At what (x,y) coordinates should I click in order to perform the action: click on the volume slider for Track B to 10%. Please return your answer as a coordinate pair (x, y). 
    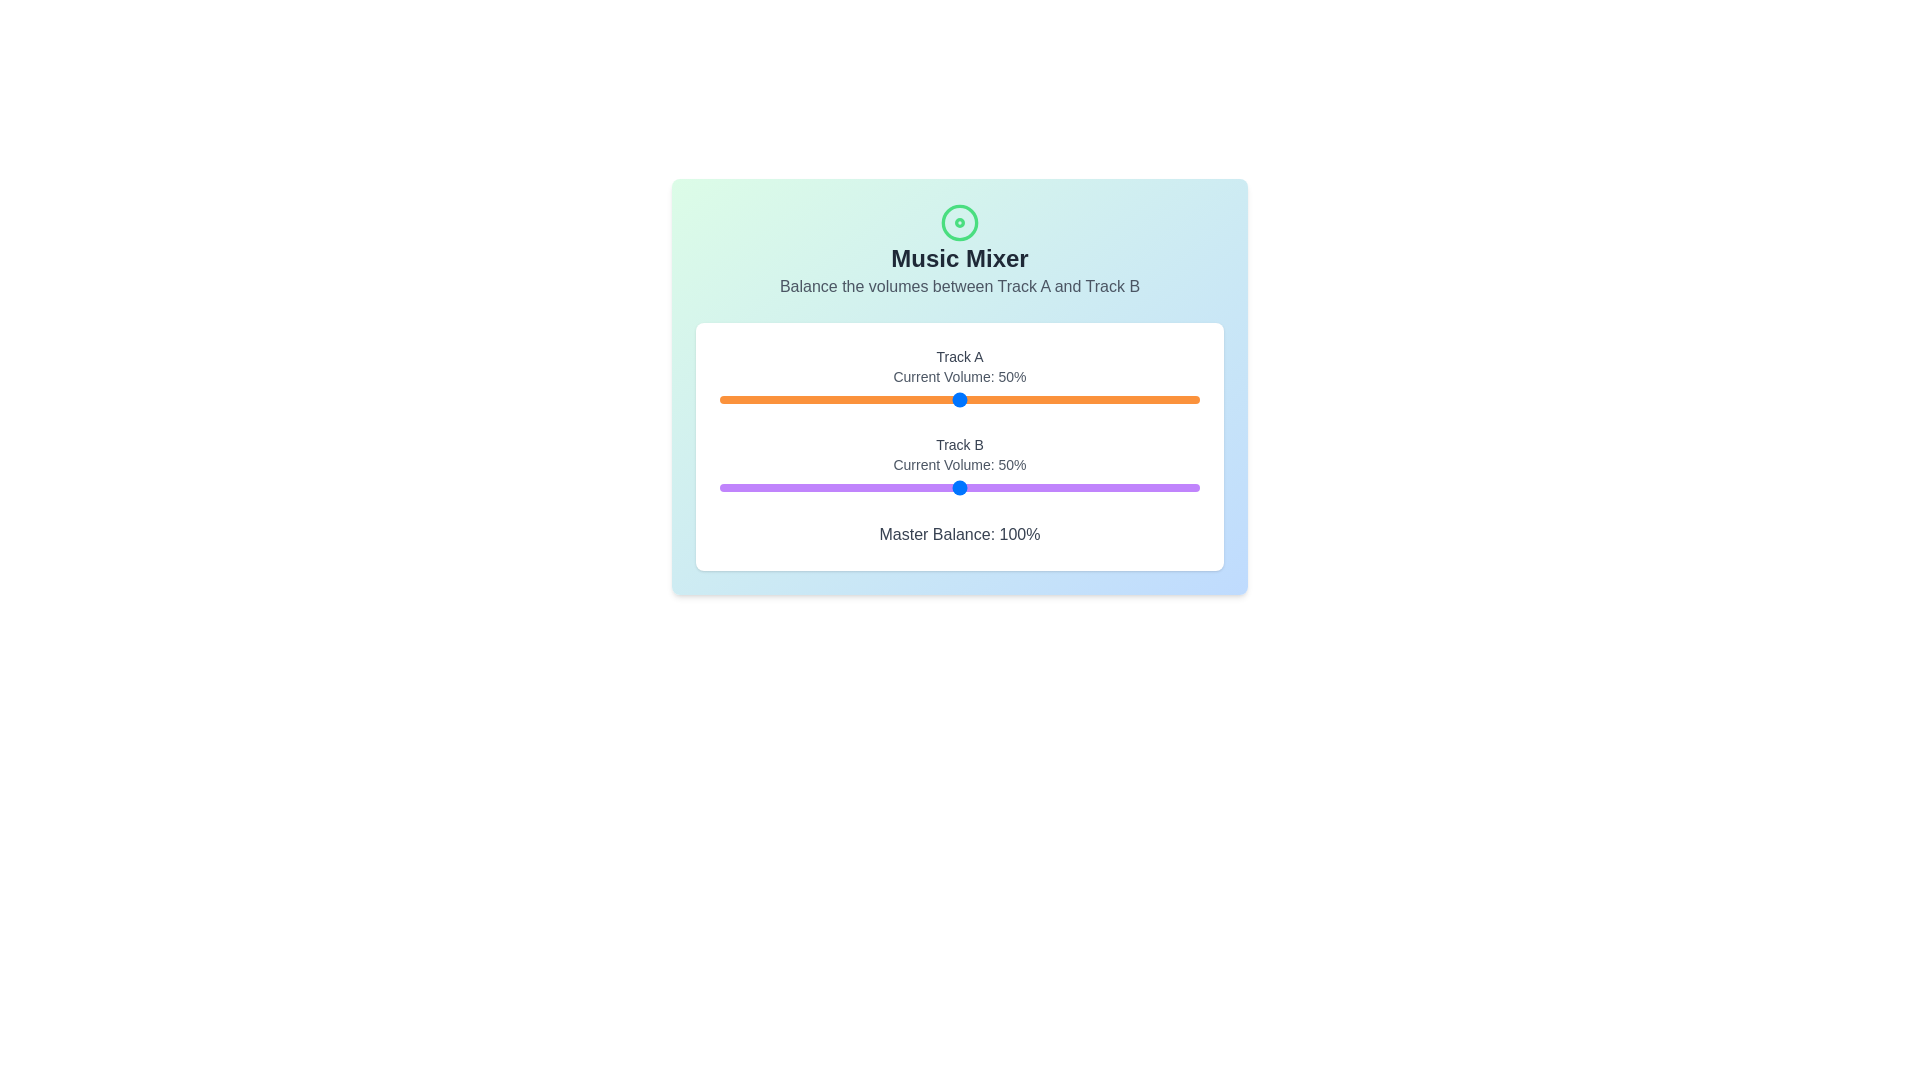
    Looking at the image, I should click on (767, 488).